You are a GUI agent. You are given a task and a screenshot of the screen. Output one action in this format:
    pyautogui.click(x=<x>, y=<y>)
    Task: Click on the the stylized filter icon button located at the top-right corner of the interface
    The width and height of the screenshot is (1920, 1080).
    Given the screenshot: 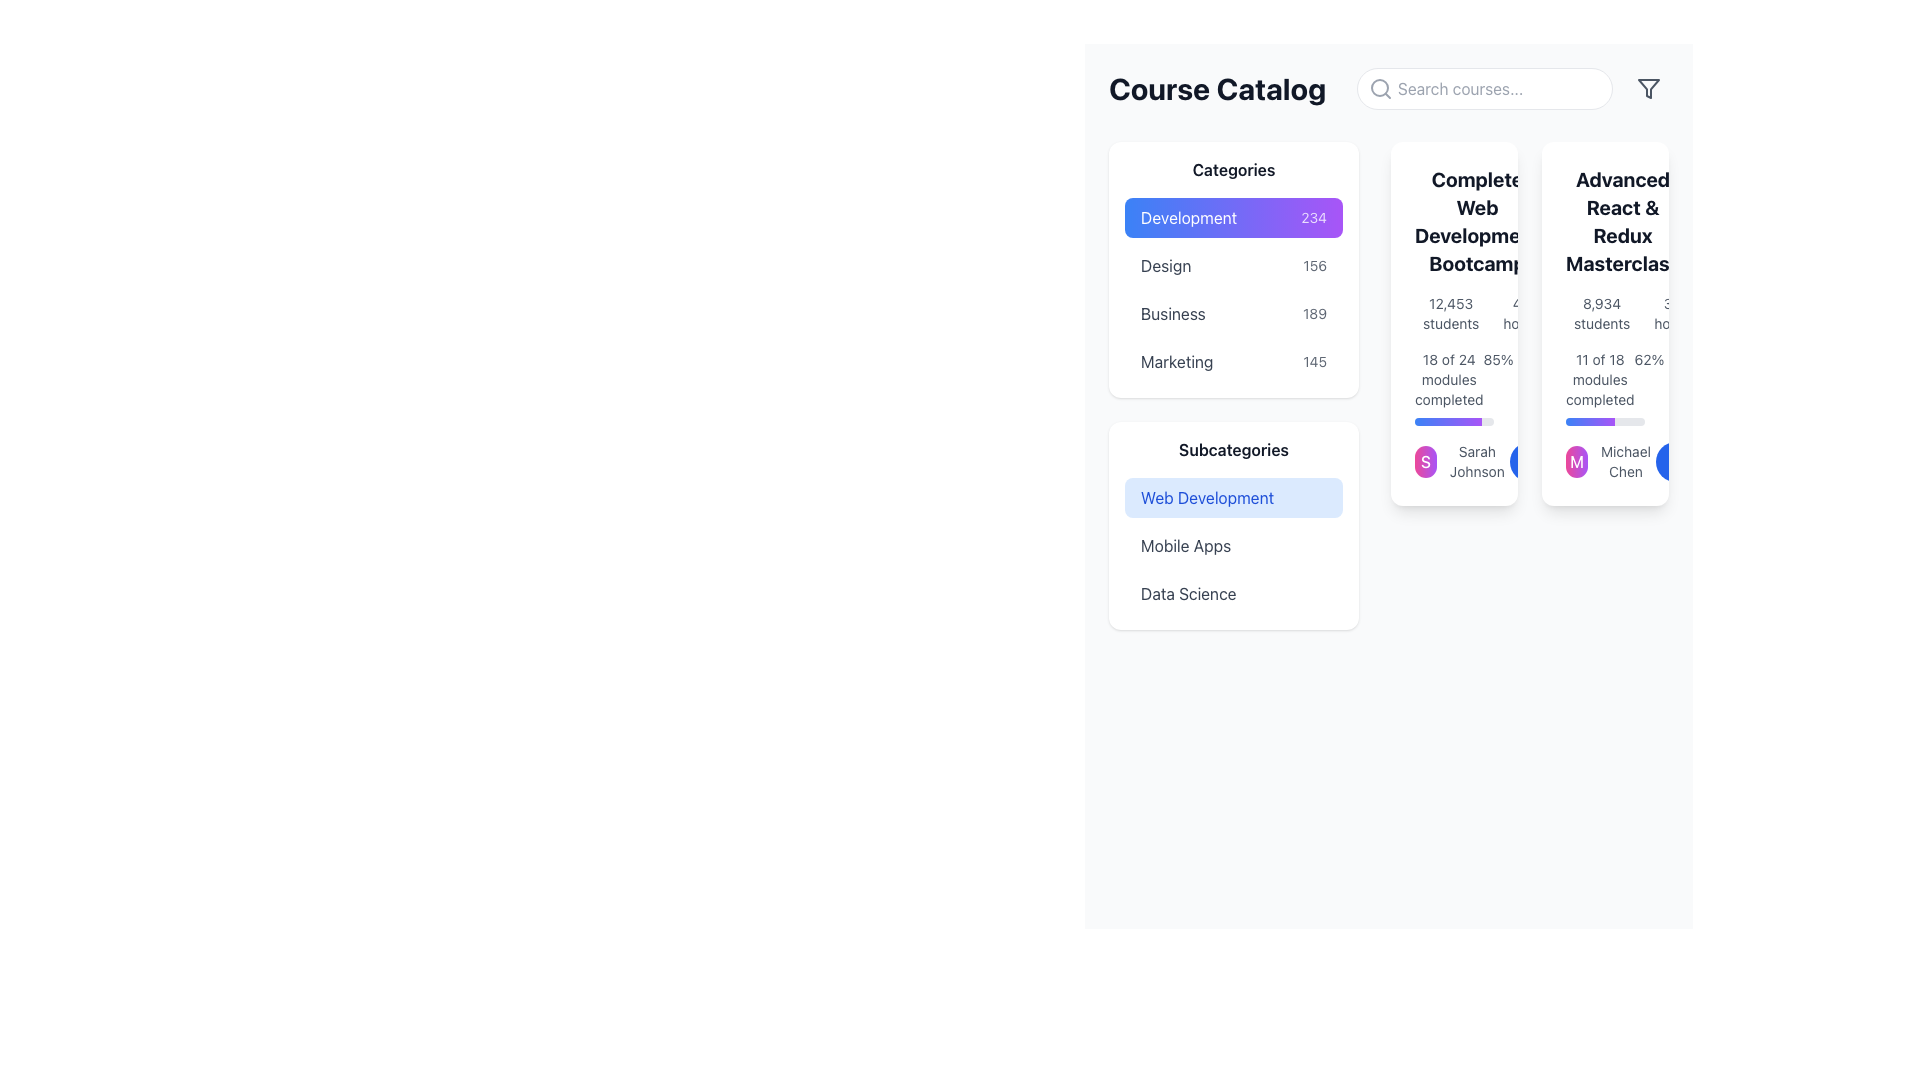 What is the action you would take?
    pyautogui.click(x=1649, y=87)
    